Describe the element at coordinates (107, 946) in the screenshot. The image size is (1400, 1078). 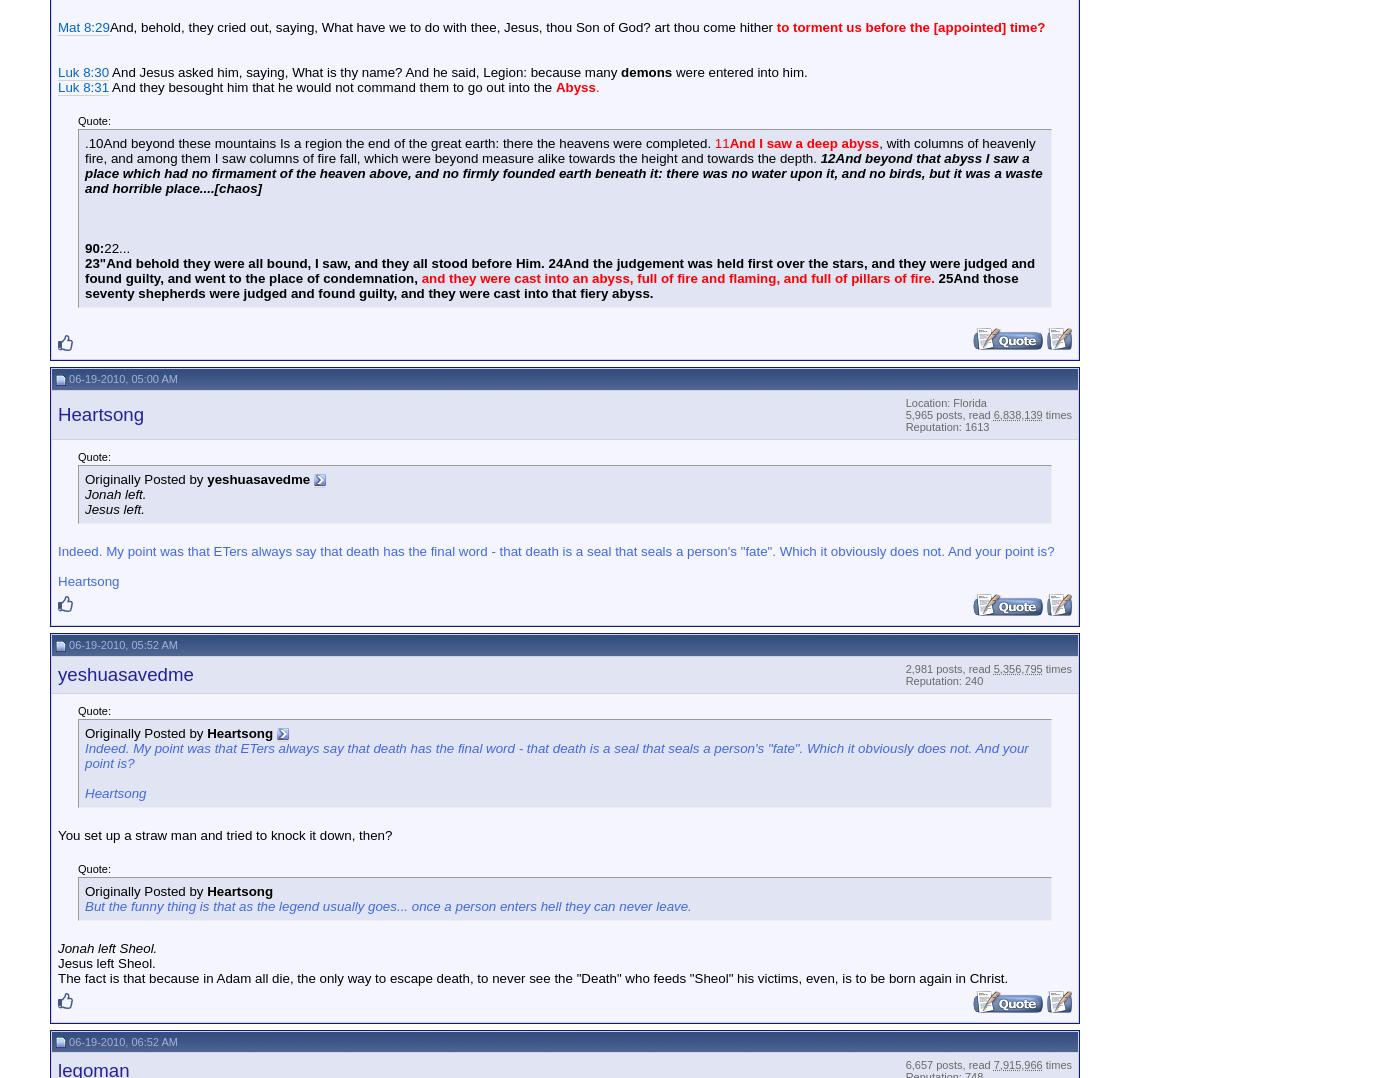
I see `'Jonah left Sheol.'` at that location.